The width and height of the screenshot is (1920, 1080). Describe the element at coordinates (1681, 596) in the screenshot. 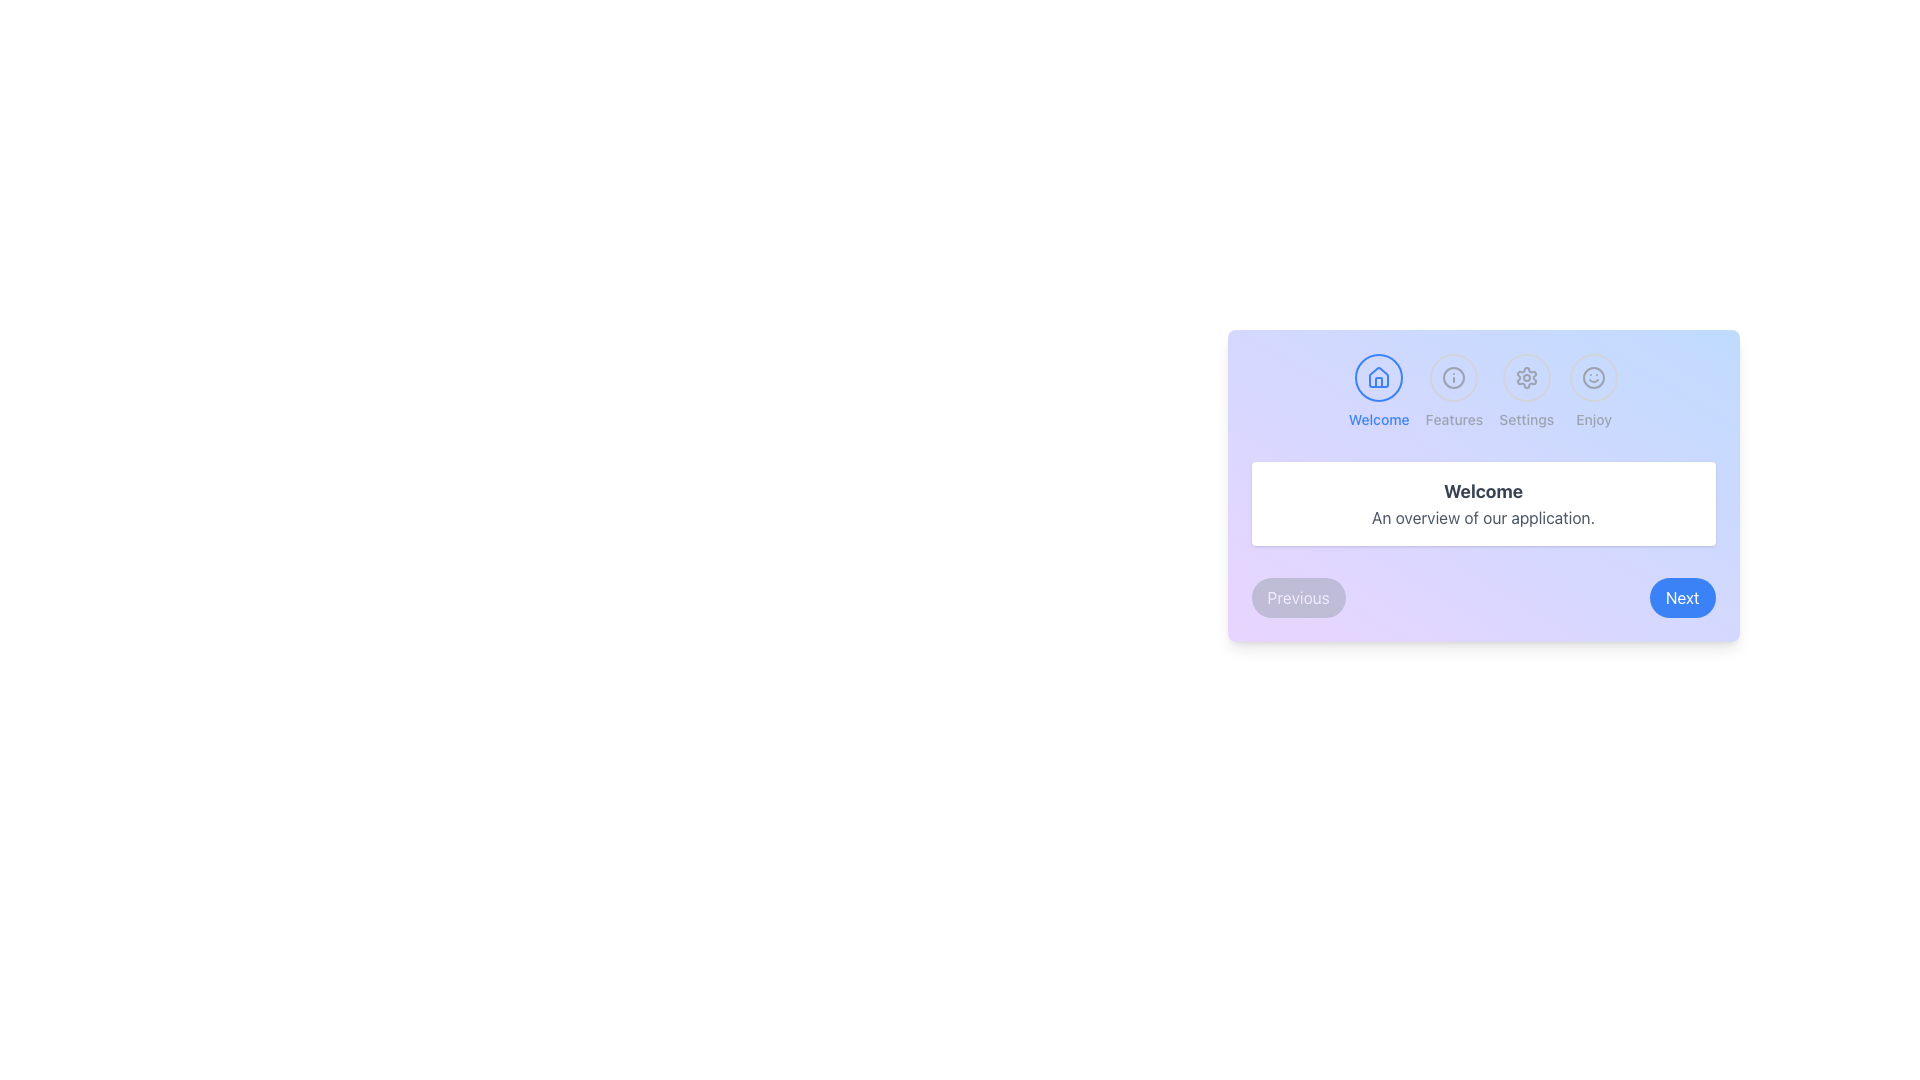

I see `the 'Next' button located in the lower-right part of the interface` at that location.